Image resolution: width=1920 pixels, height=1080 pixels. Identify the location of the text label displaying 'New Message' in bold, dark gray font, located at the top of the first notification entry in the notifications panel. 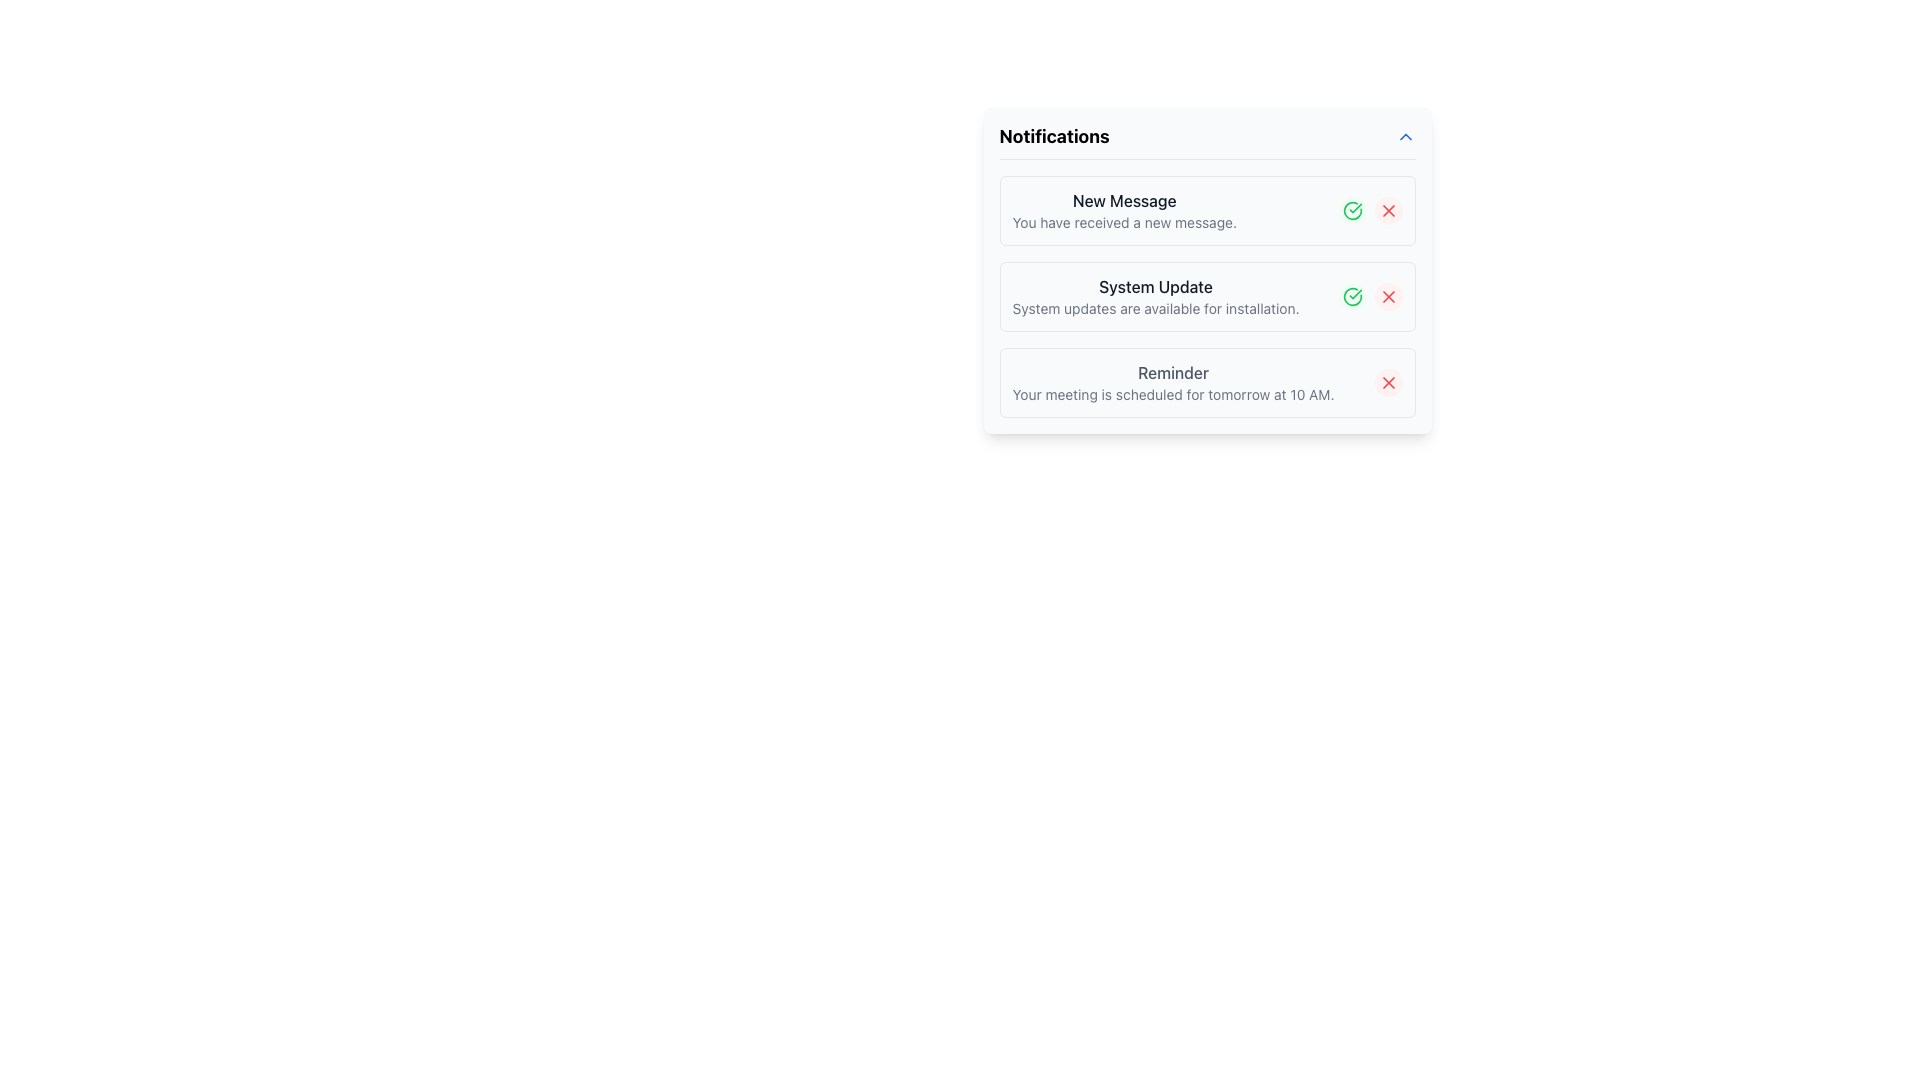
(1124, 200).